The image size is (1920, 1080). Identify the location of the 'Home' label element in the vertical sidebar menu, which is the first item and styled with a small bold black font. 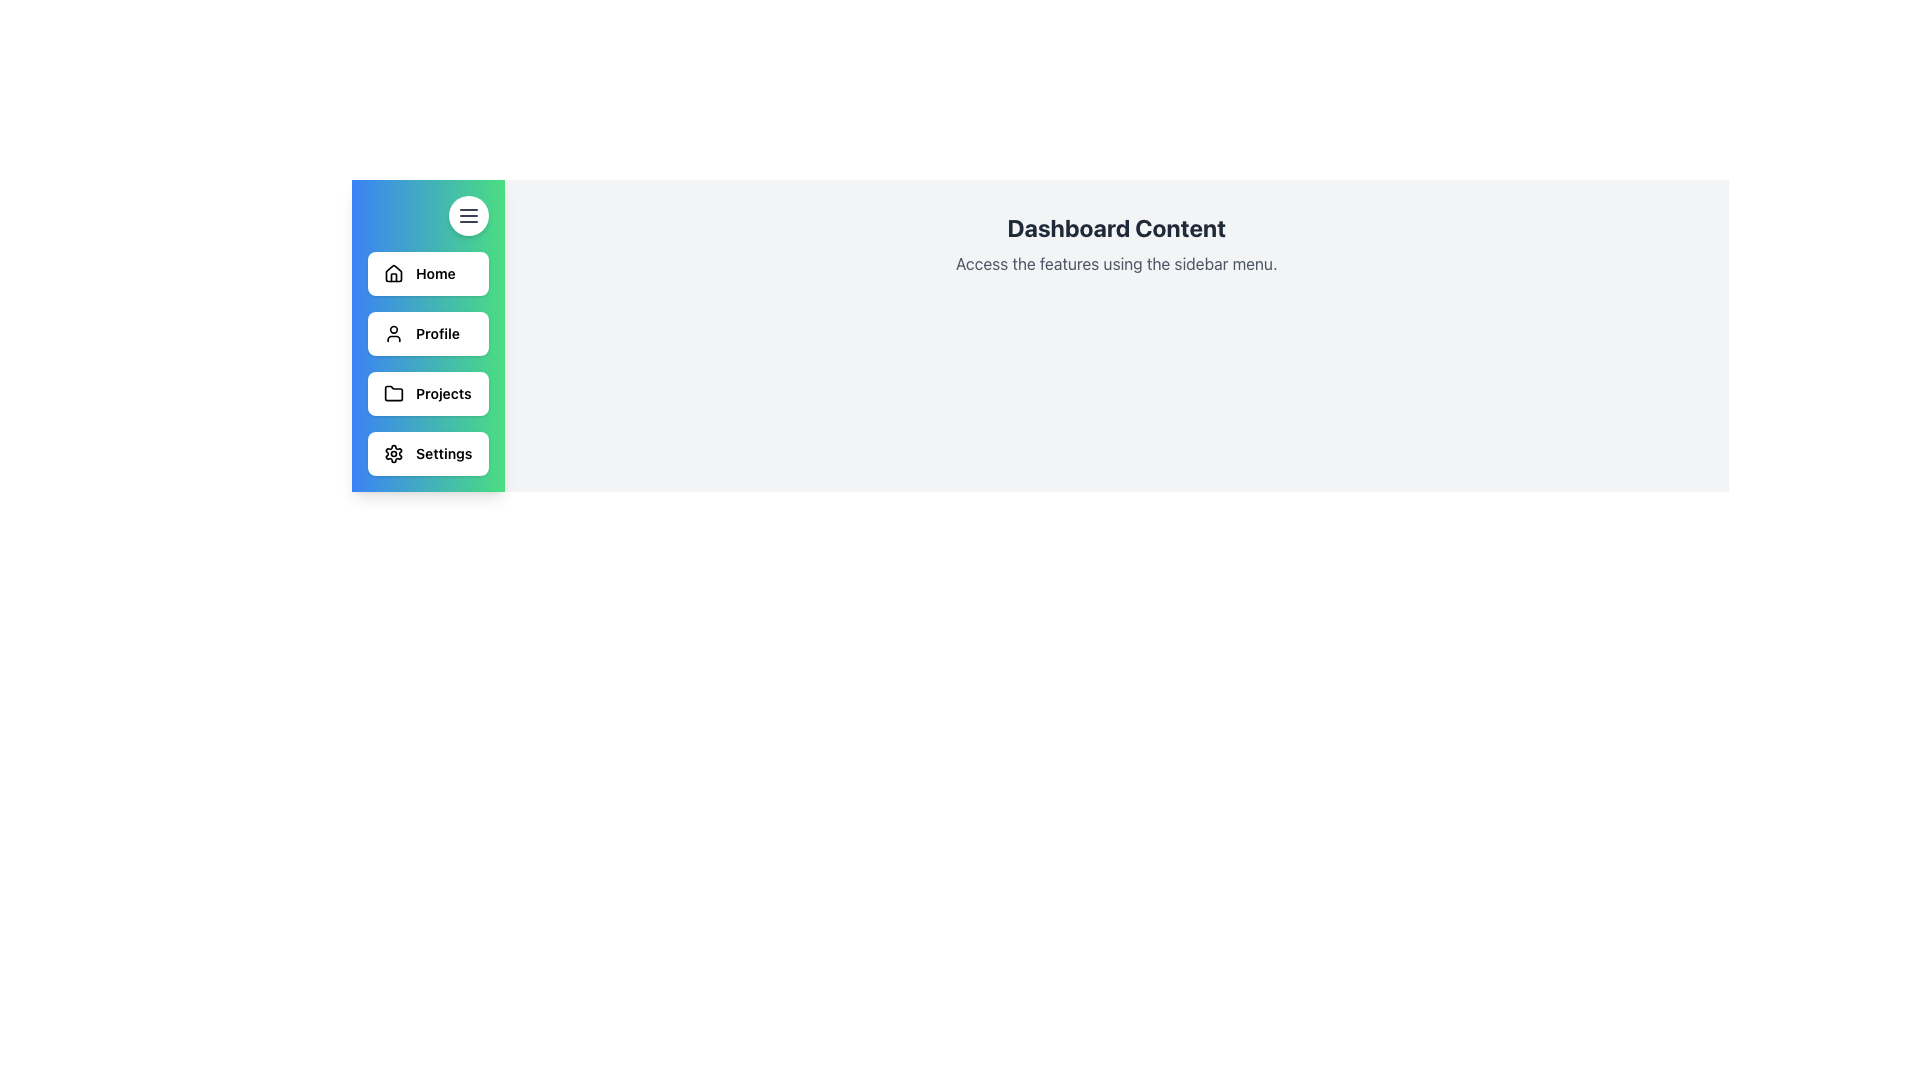
(434, 273).